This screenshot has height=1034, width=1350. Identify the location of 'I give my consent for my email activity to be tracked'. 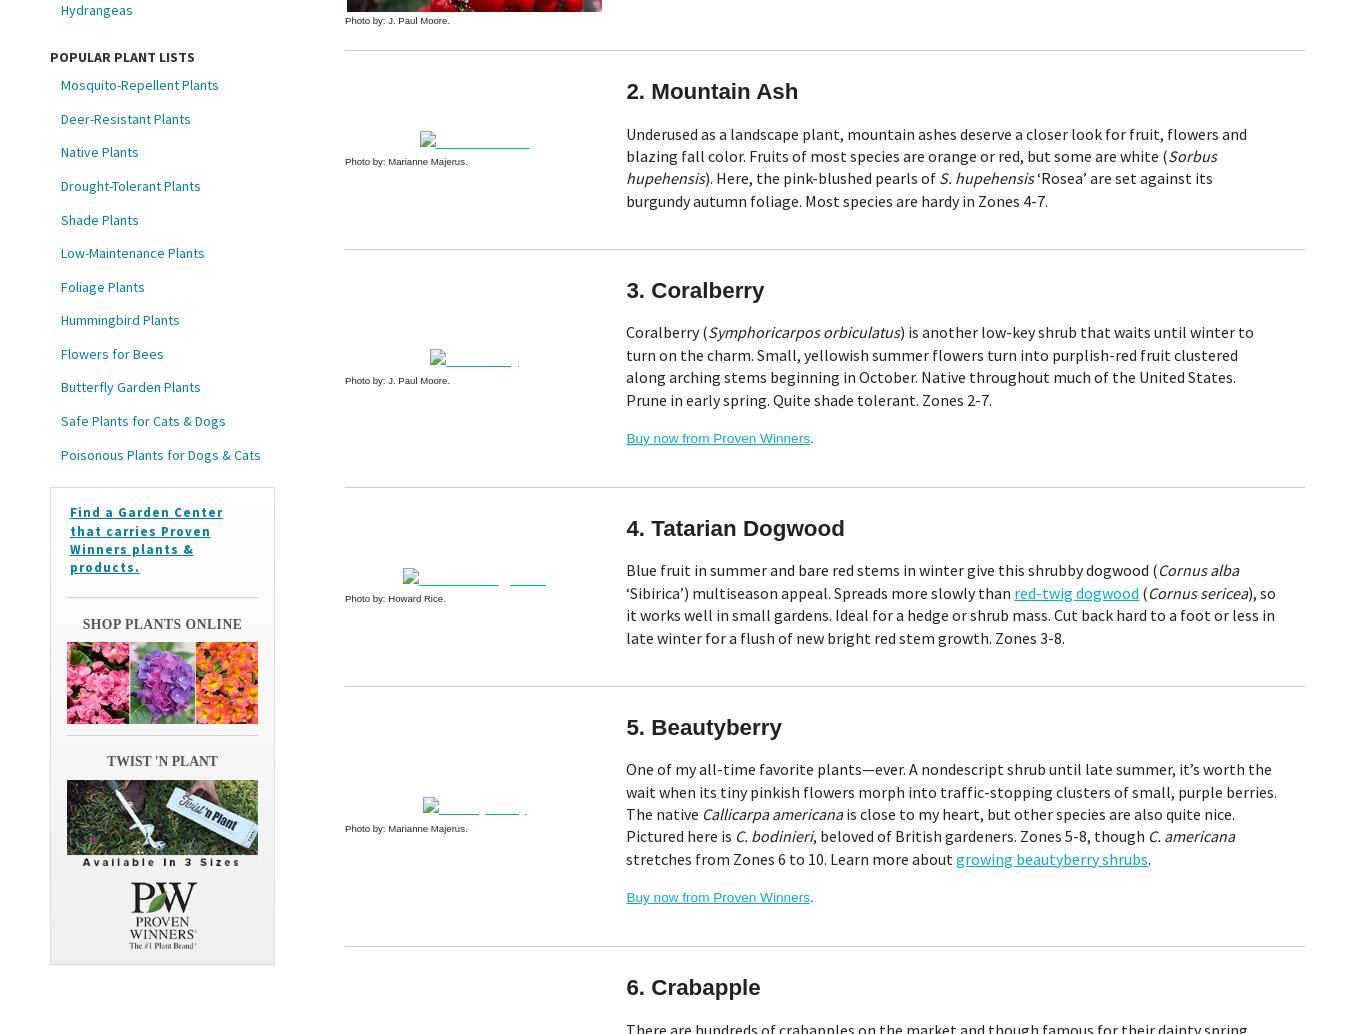
(676, 498).